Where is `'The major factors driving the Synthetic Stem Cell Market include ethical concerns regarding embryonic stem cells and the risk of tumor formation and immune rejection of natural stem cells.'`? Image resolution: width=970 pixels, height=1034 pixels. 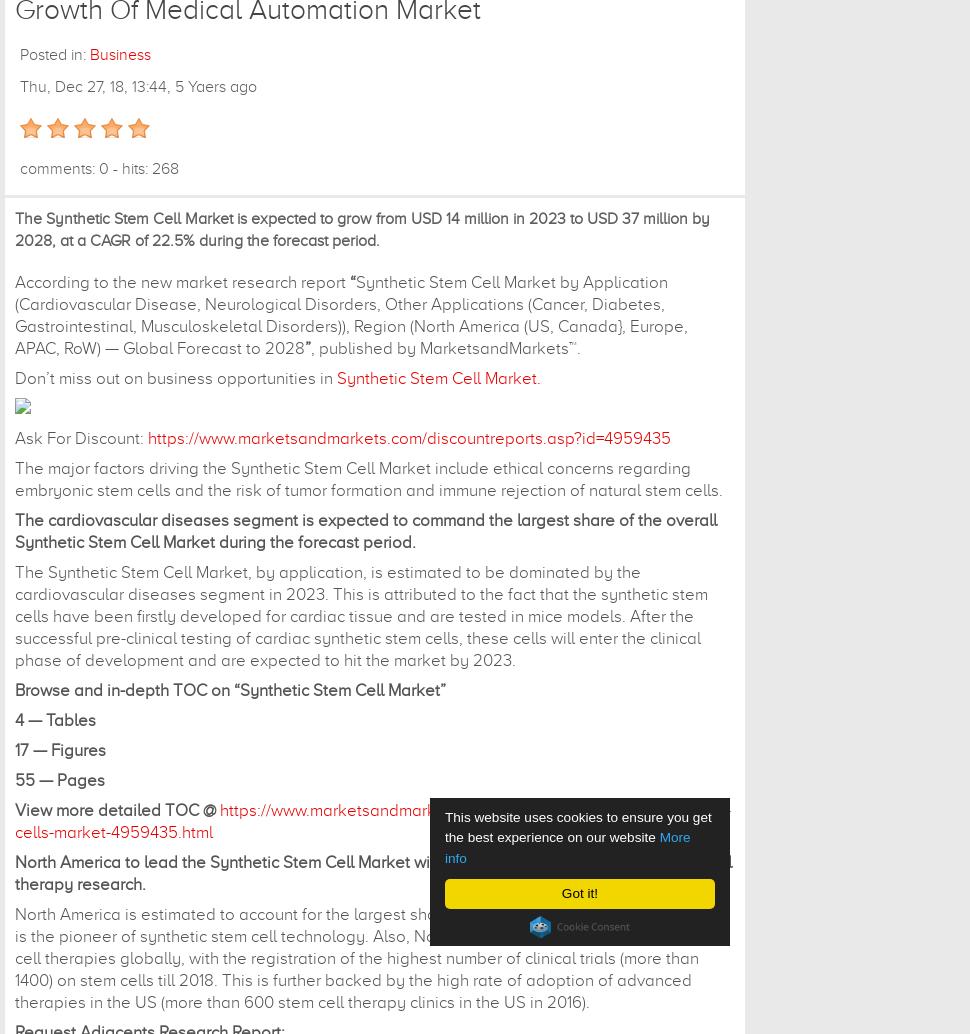 'The major factors driving the Synthetic Stem Cell Market include ethical concerns regarding embryonic stem cells and the risk of tumor formation and immune rejection of natural stem cells.' is located at coordinates (15, 478).